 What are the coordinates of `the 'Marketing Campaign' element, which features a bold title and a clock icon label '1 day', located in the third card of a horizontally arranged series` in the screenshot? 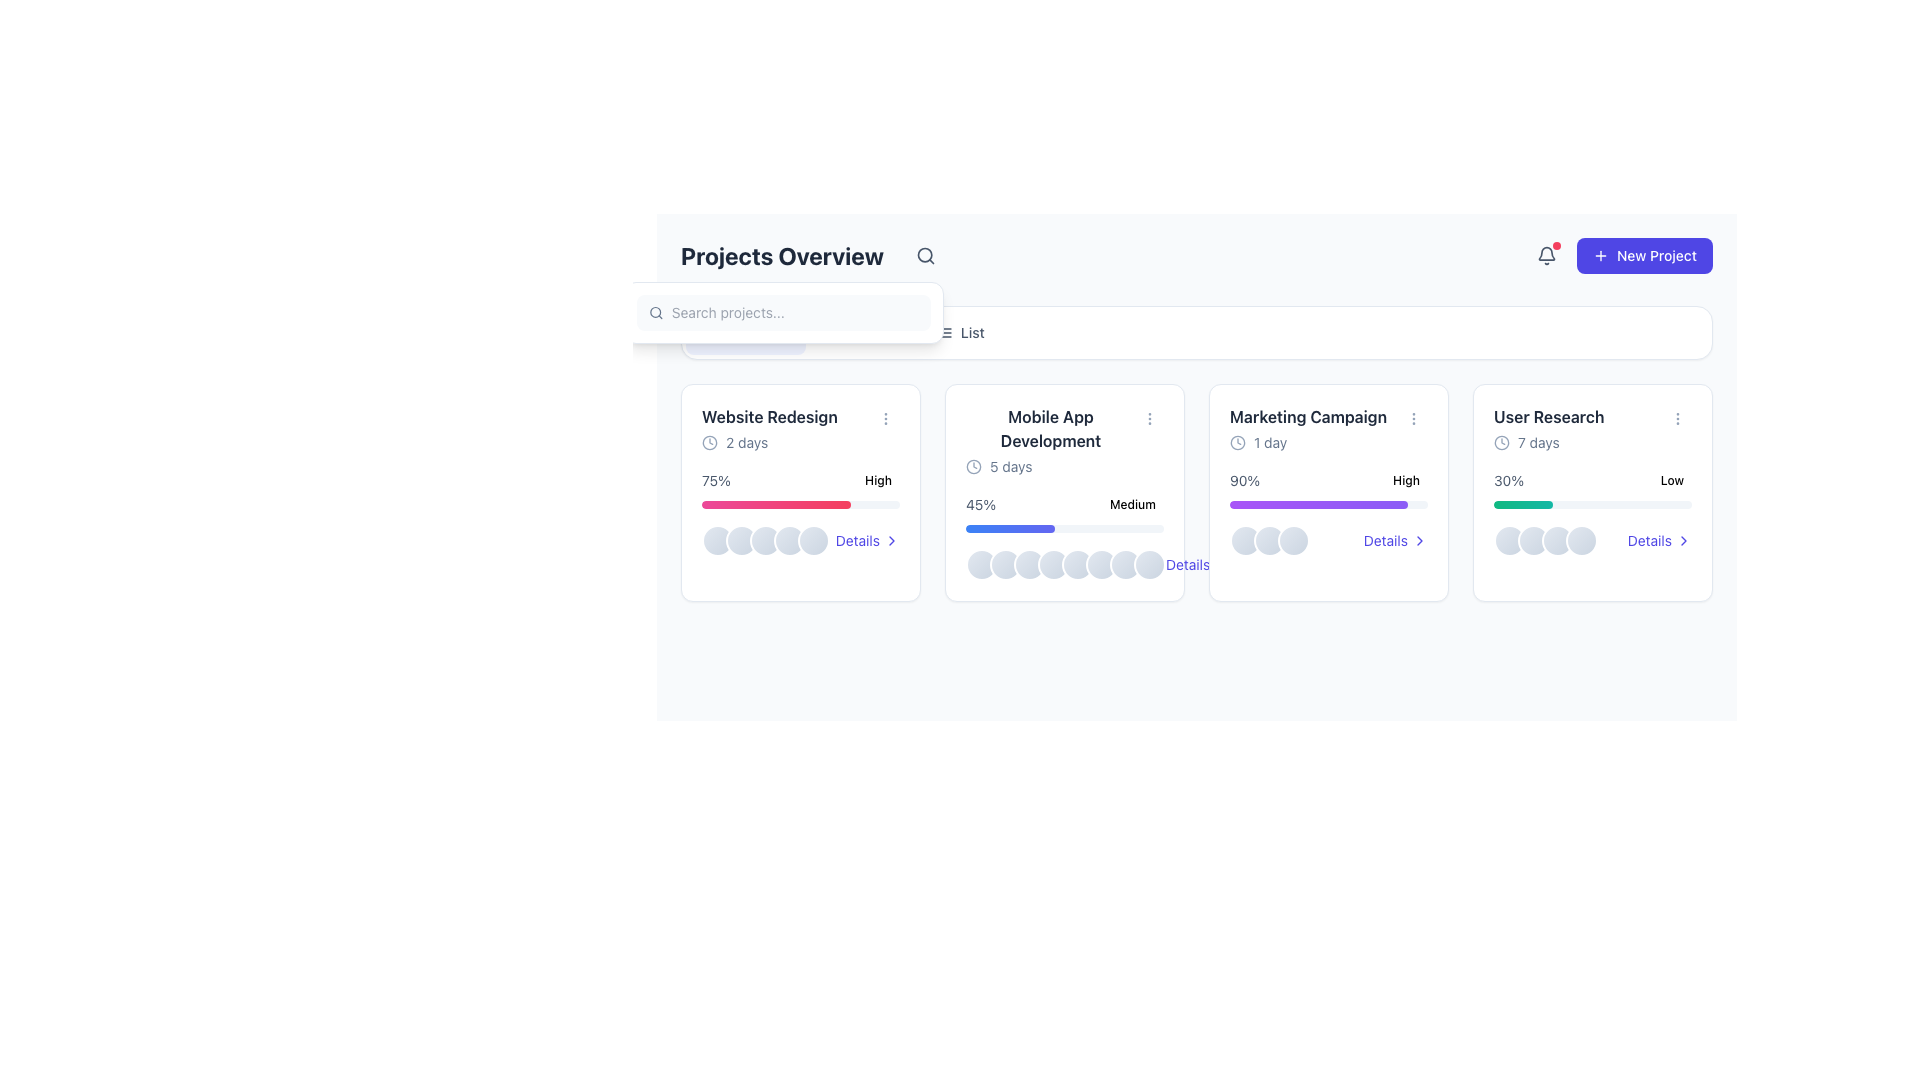 It's located at (1308, 427).